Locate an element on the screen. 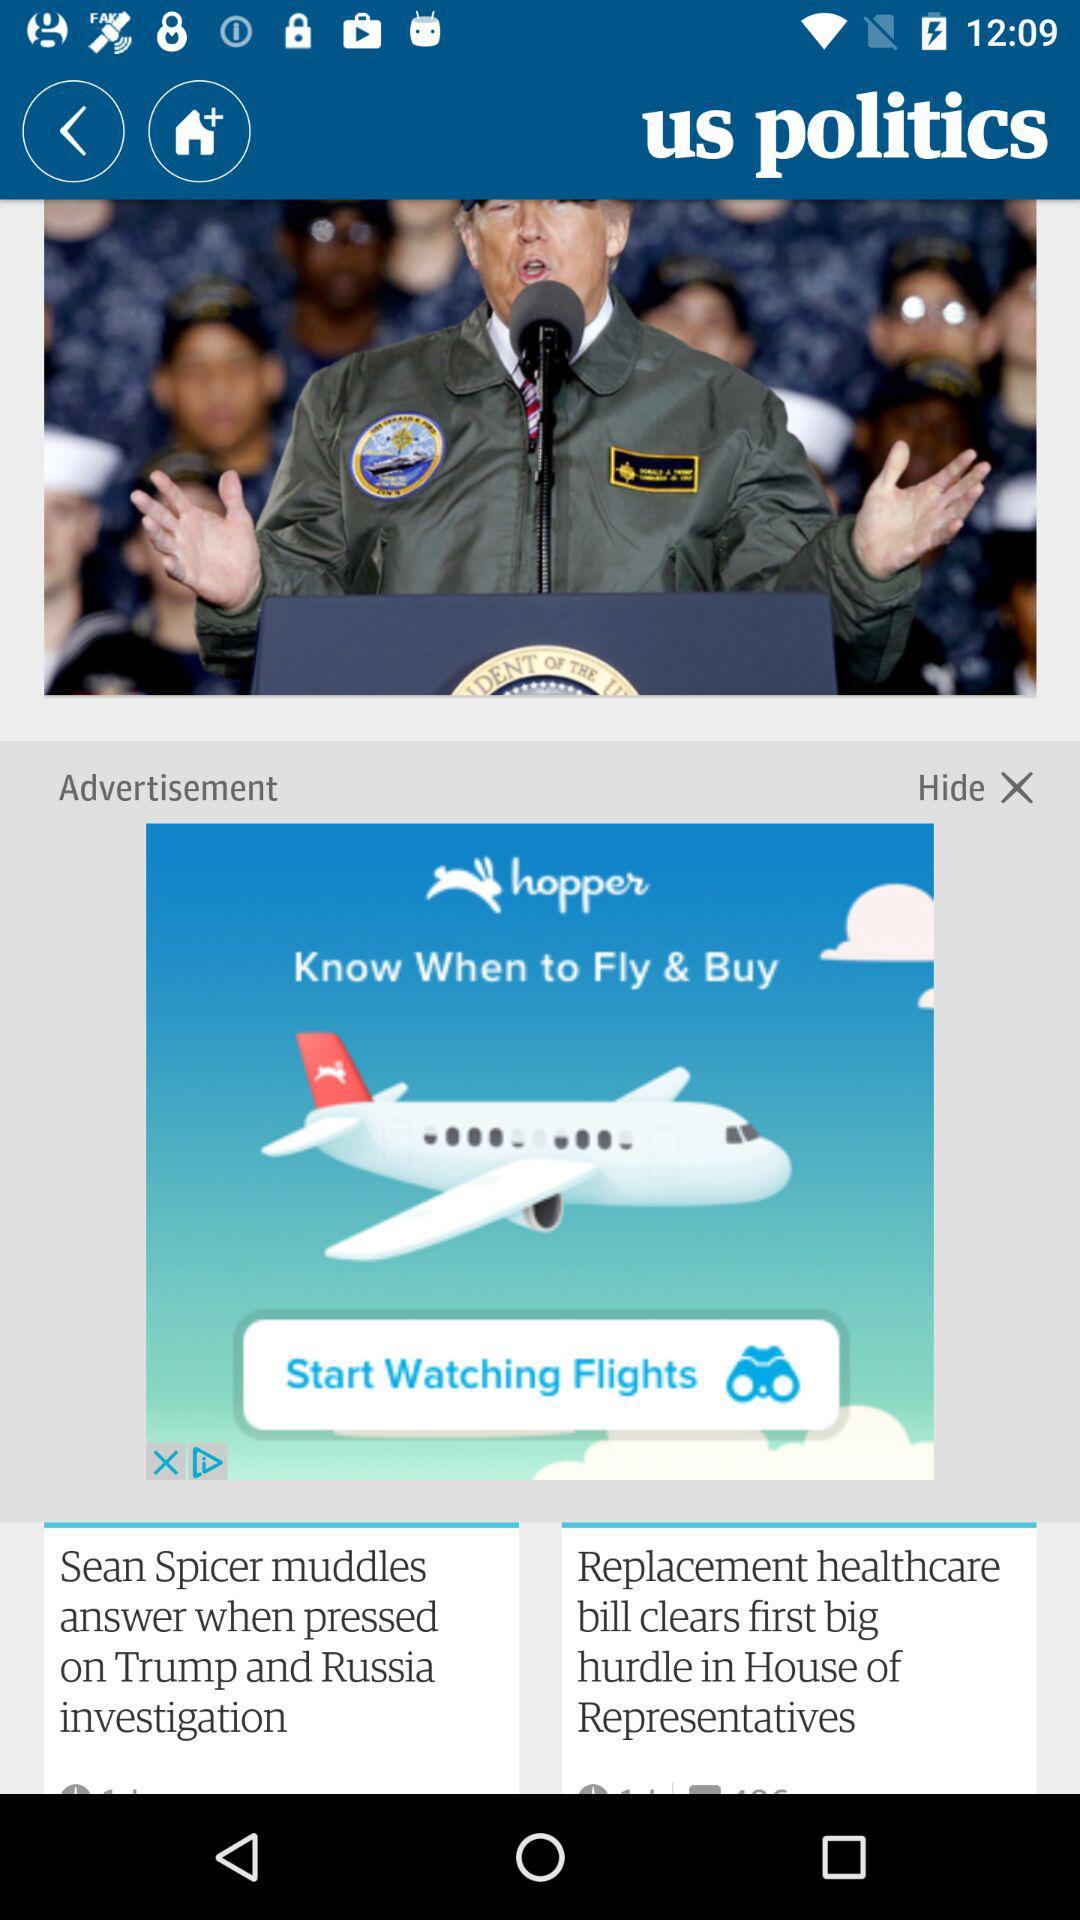 This screenshot has height=1920, width=1080. hide is located at coordinates (955, 784).